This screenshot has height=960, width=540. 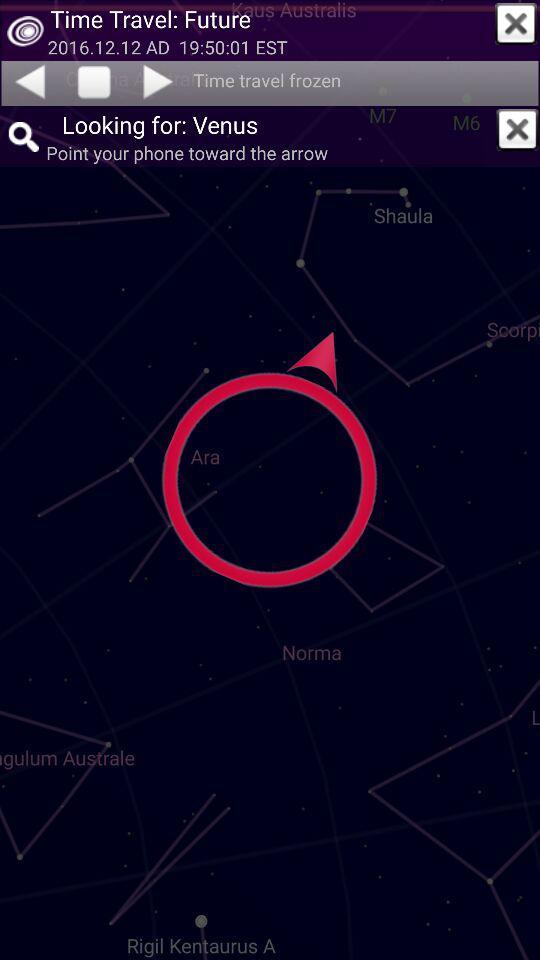 I want to click on press the pause, so click(x=93, y=83).